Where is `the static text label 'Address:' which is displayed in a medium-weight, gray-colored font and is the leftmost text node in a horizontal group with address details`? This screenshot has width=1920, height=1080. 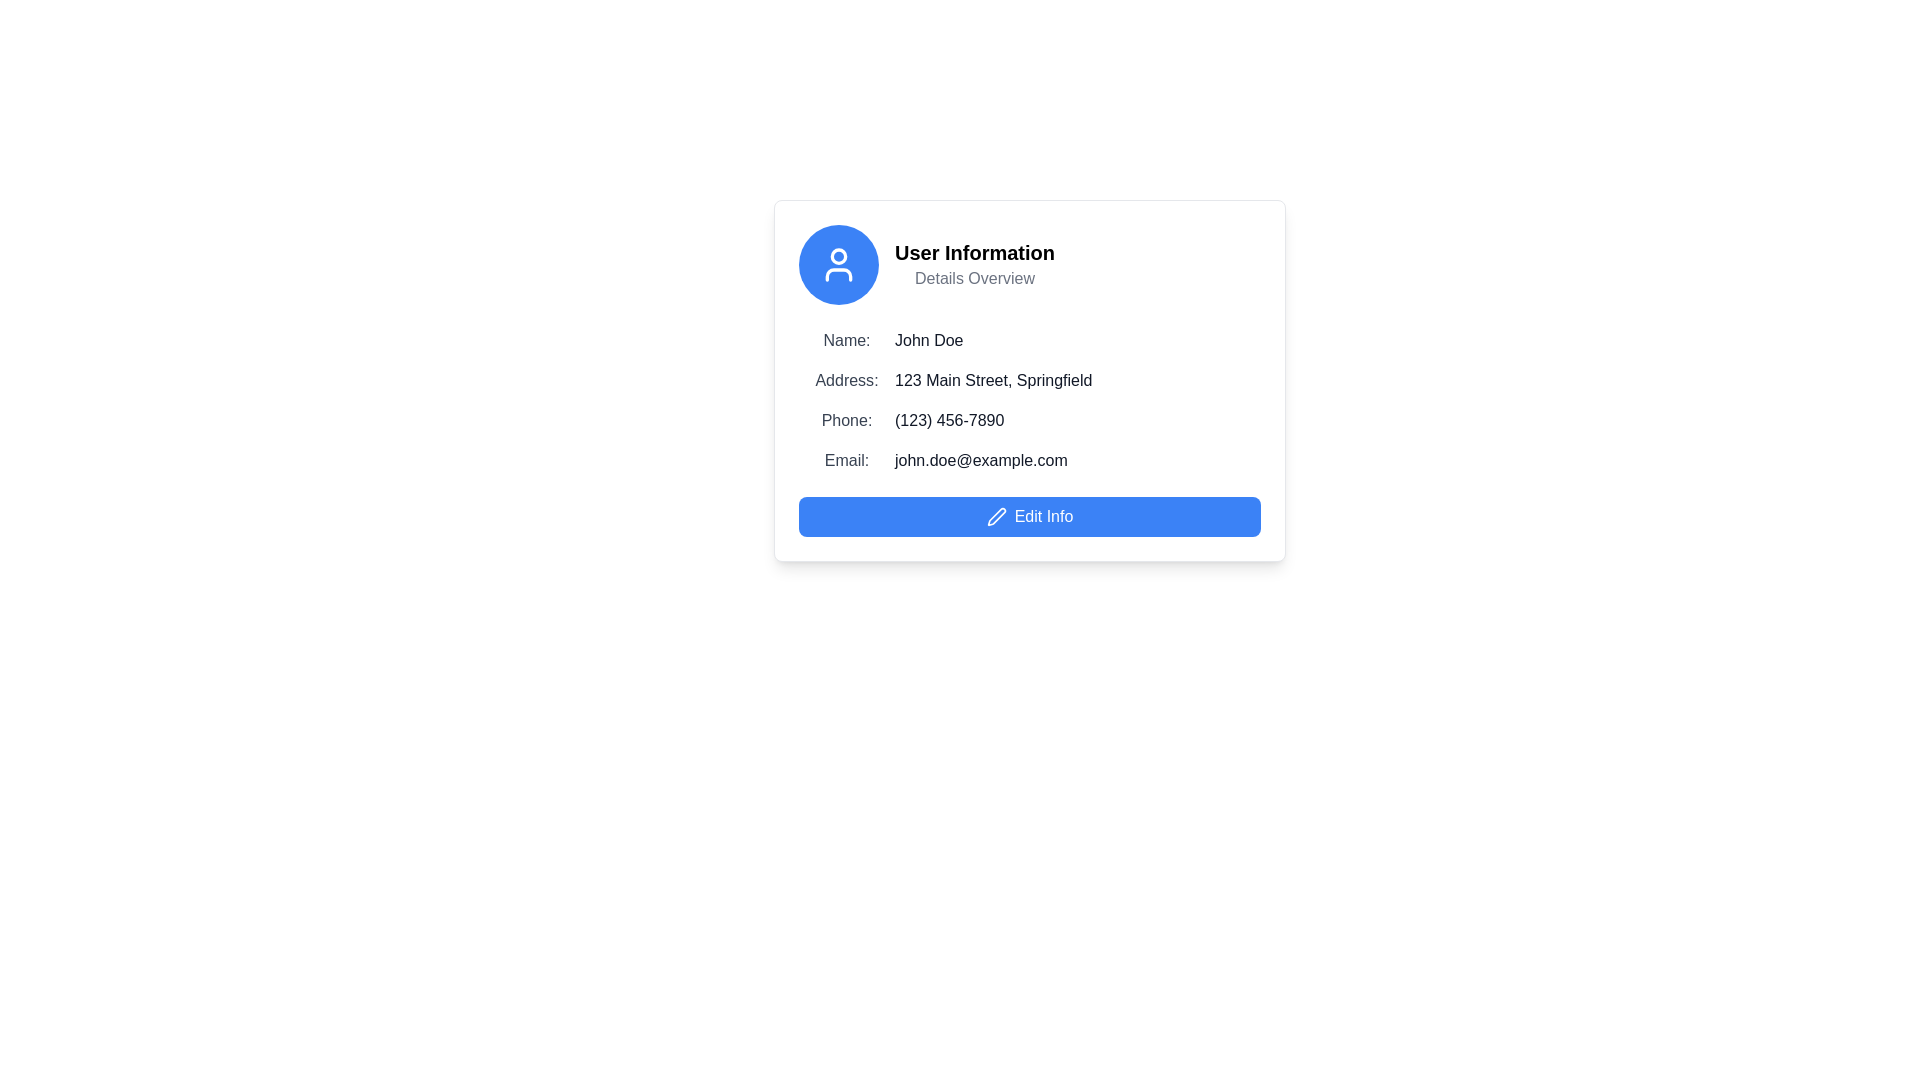
the static text label 'Address:' which is displayed in a medium-weight, gray-colored font and is the leftmost text node in a horizontal group with address details is located at coordinates (846, 381).